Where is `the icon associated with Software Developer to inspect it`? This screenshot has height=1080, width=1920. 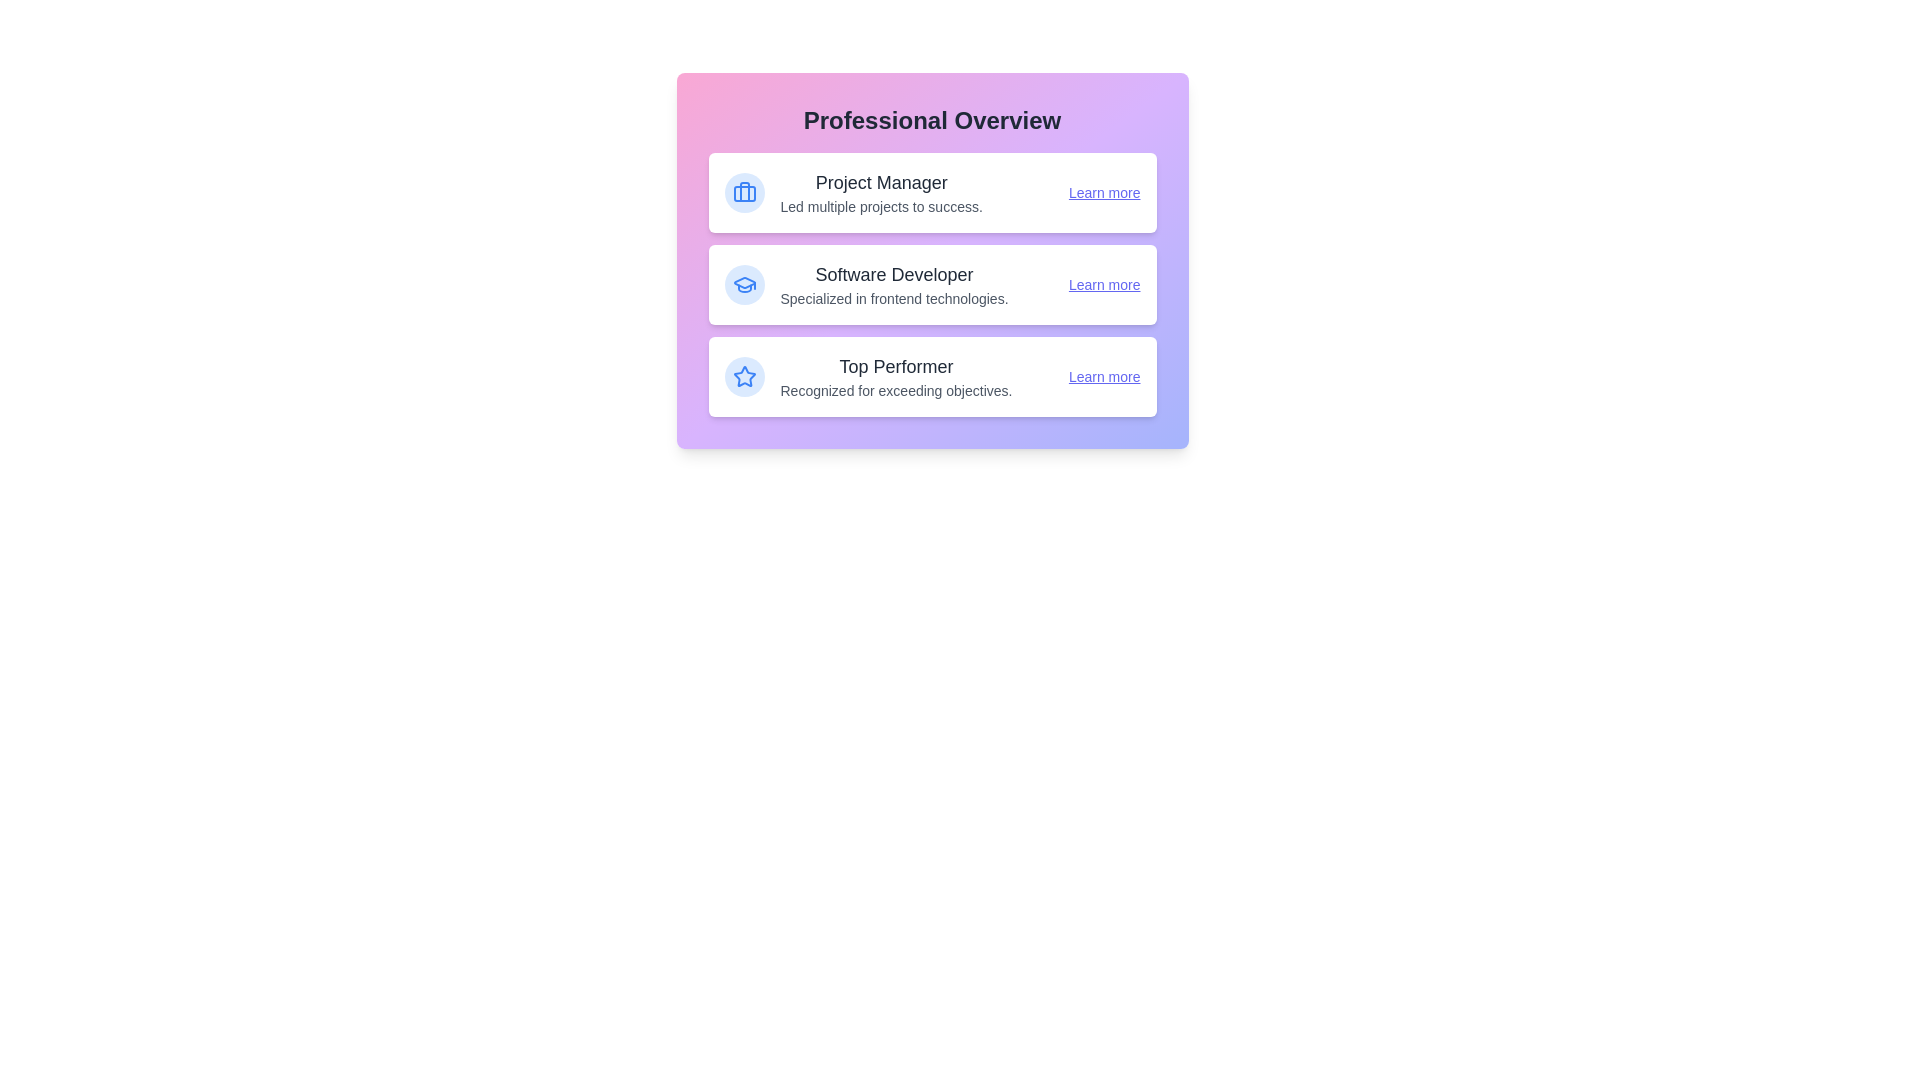 the icon associated with Software Developer to inspect it is located at coordinates (743, 285).